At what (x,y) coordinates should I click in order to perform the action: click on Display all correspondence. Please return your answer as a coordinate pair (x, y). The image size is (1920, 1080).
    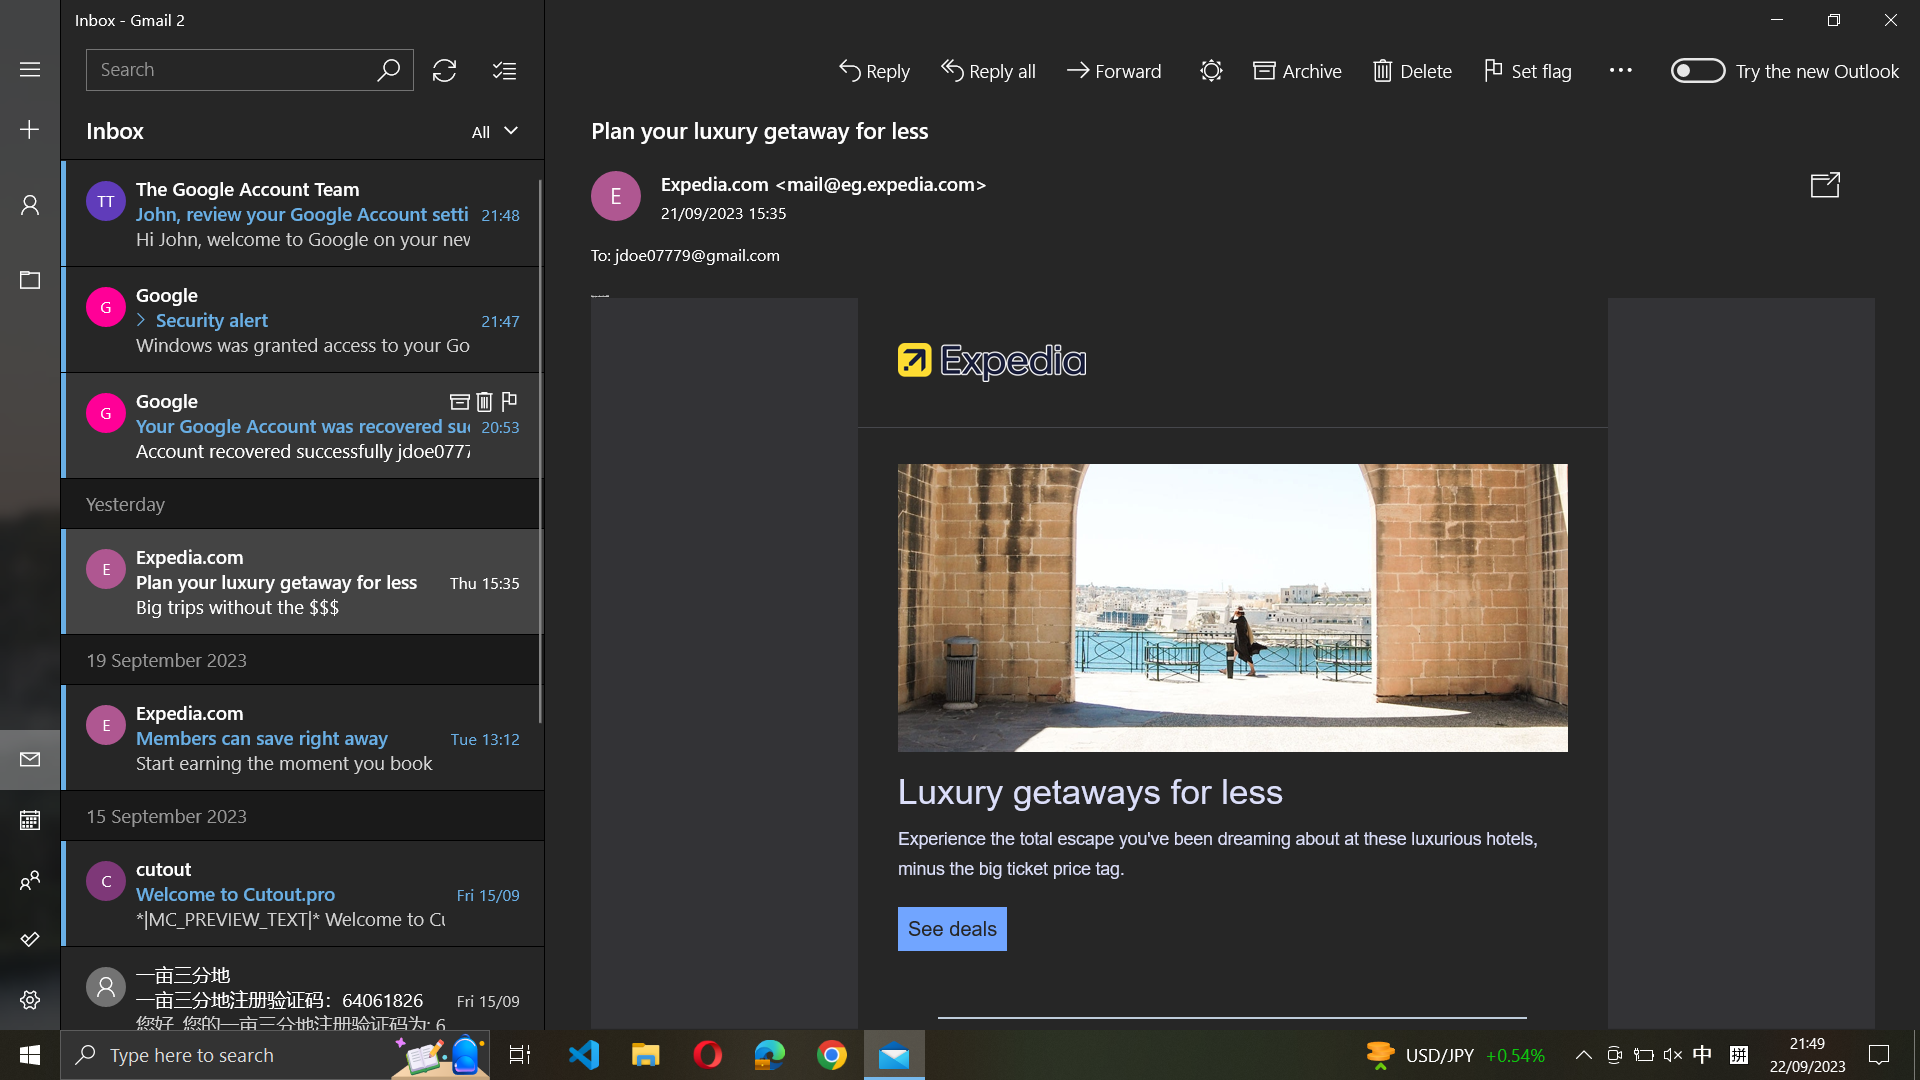
    Looking at the image, I should click on (495, 132).